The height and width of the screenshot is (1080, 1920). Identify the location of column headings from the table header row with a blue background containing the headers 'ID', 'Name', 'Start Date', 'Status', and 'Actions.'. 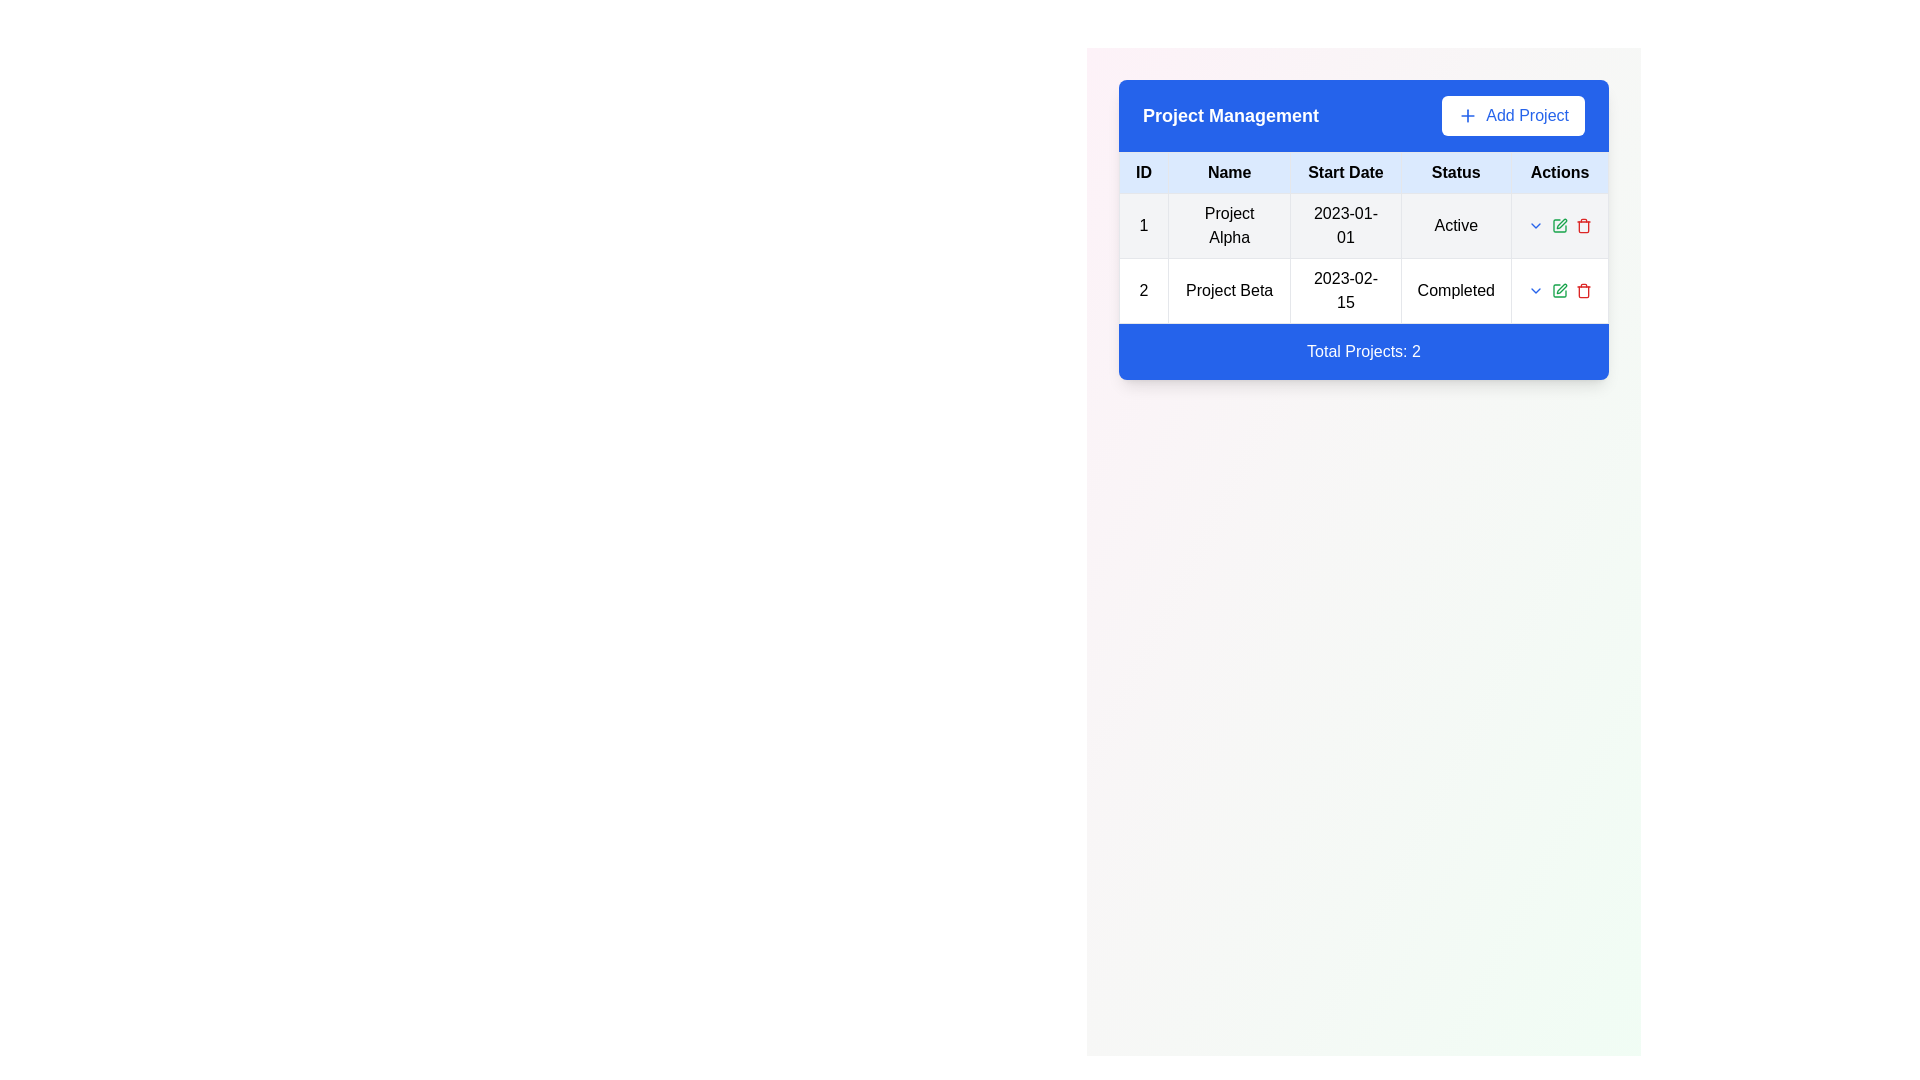
(1362, 172).